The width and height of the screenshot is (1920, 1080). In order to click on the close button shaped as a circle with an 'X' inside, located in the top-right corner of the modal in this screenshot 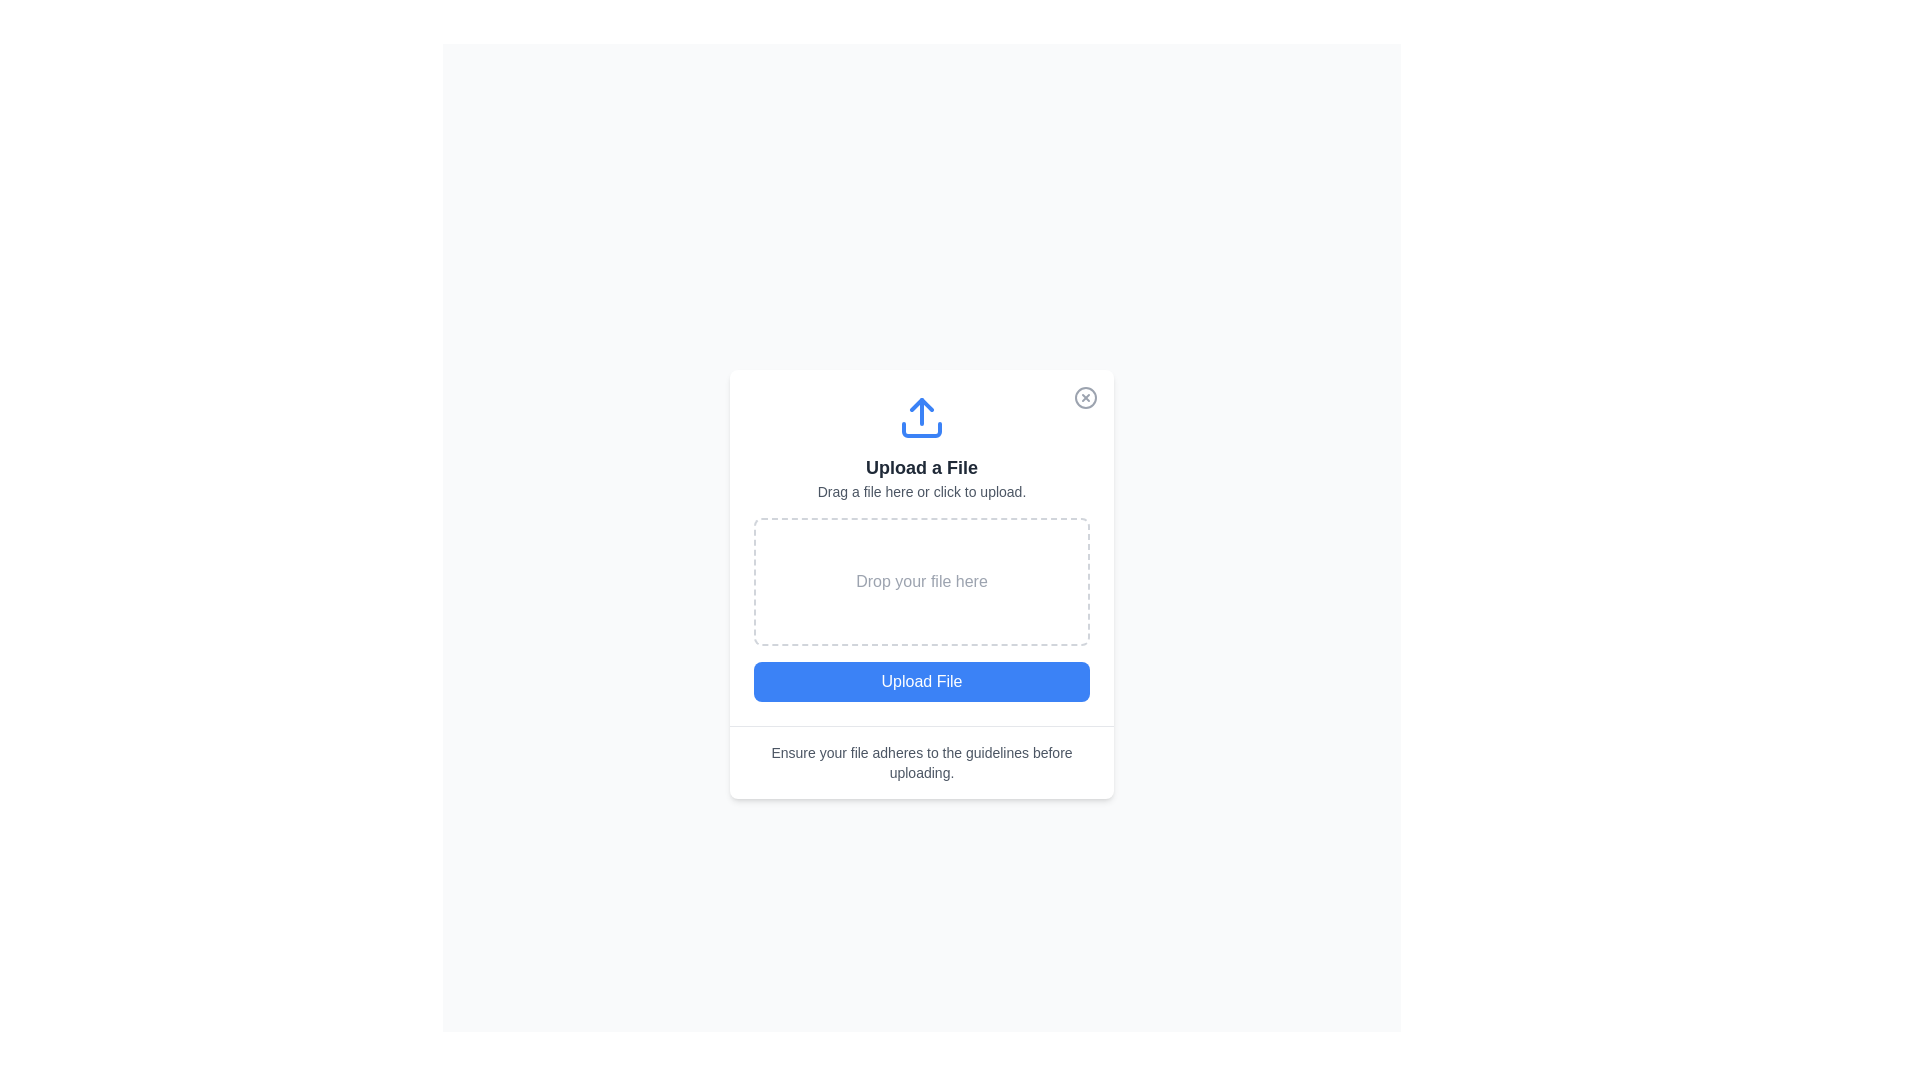, I will do `click(1084, 397)`.